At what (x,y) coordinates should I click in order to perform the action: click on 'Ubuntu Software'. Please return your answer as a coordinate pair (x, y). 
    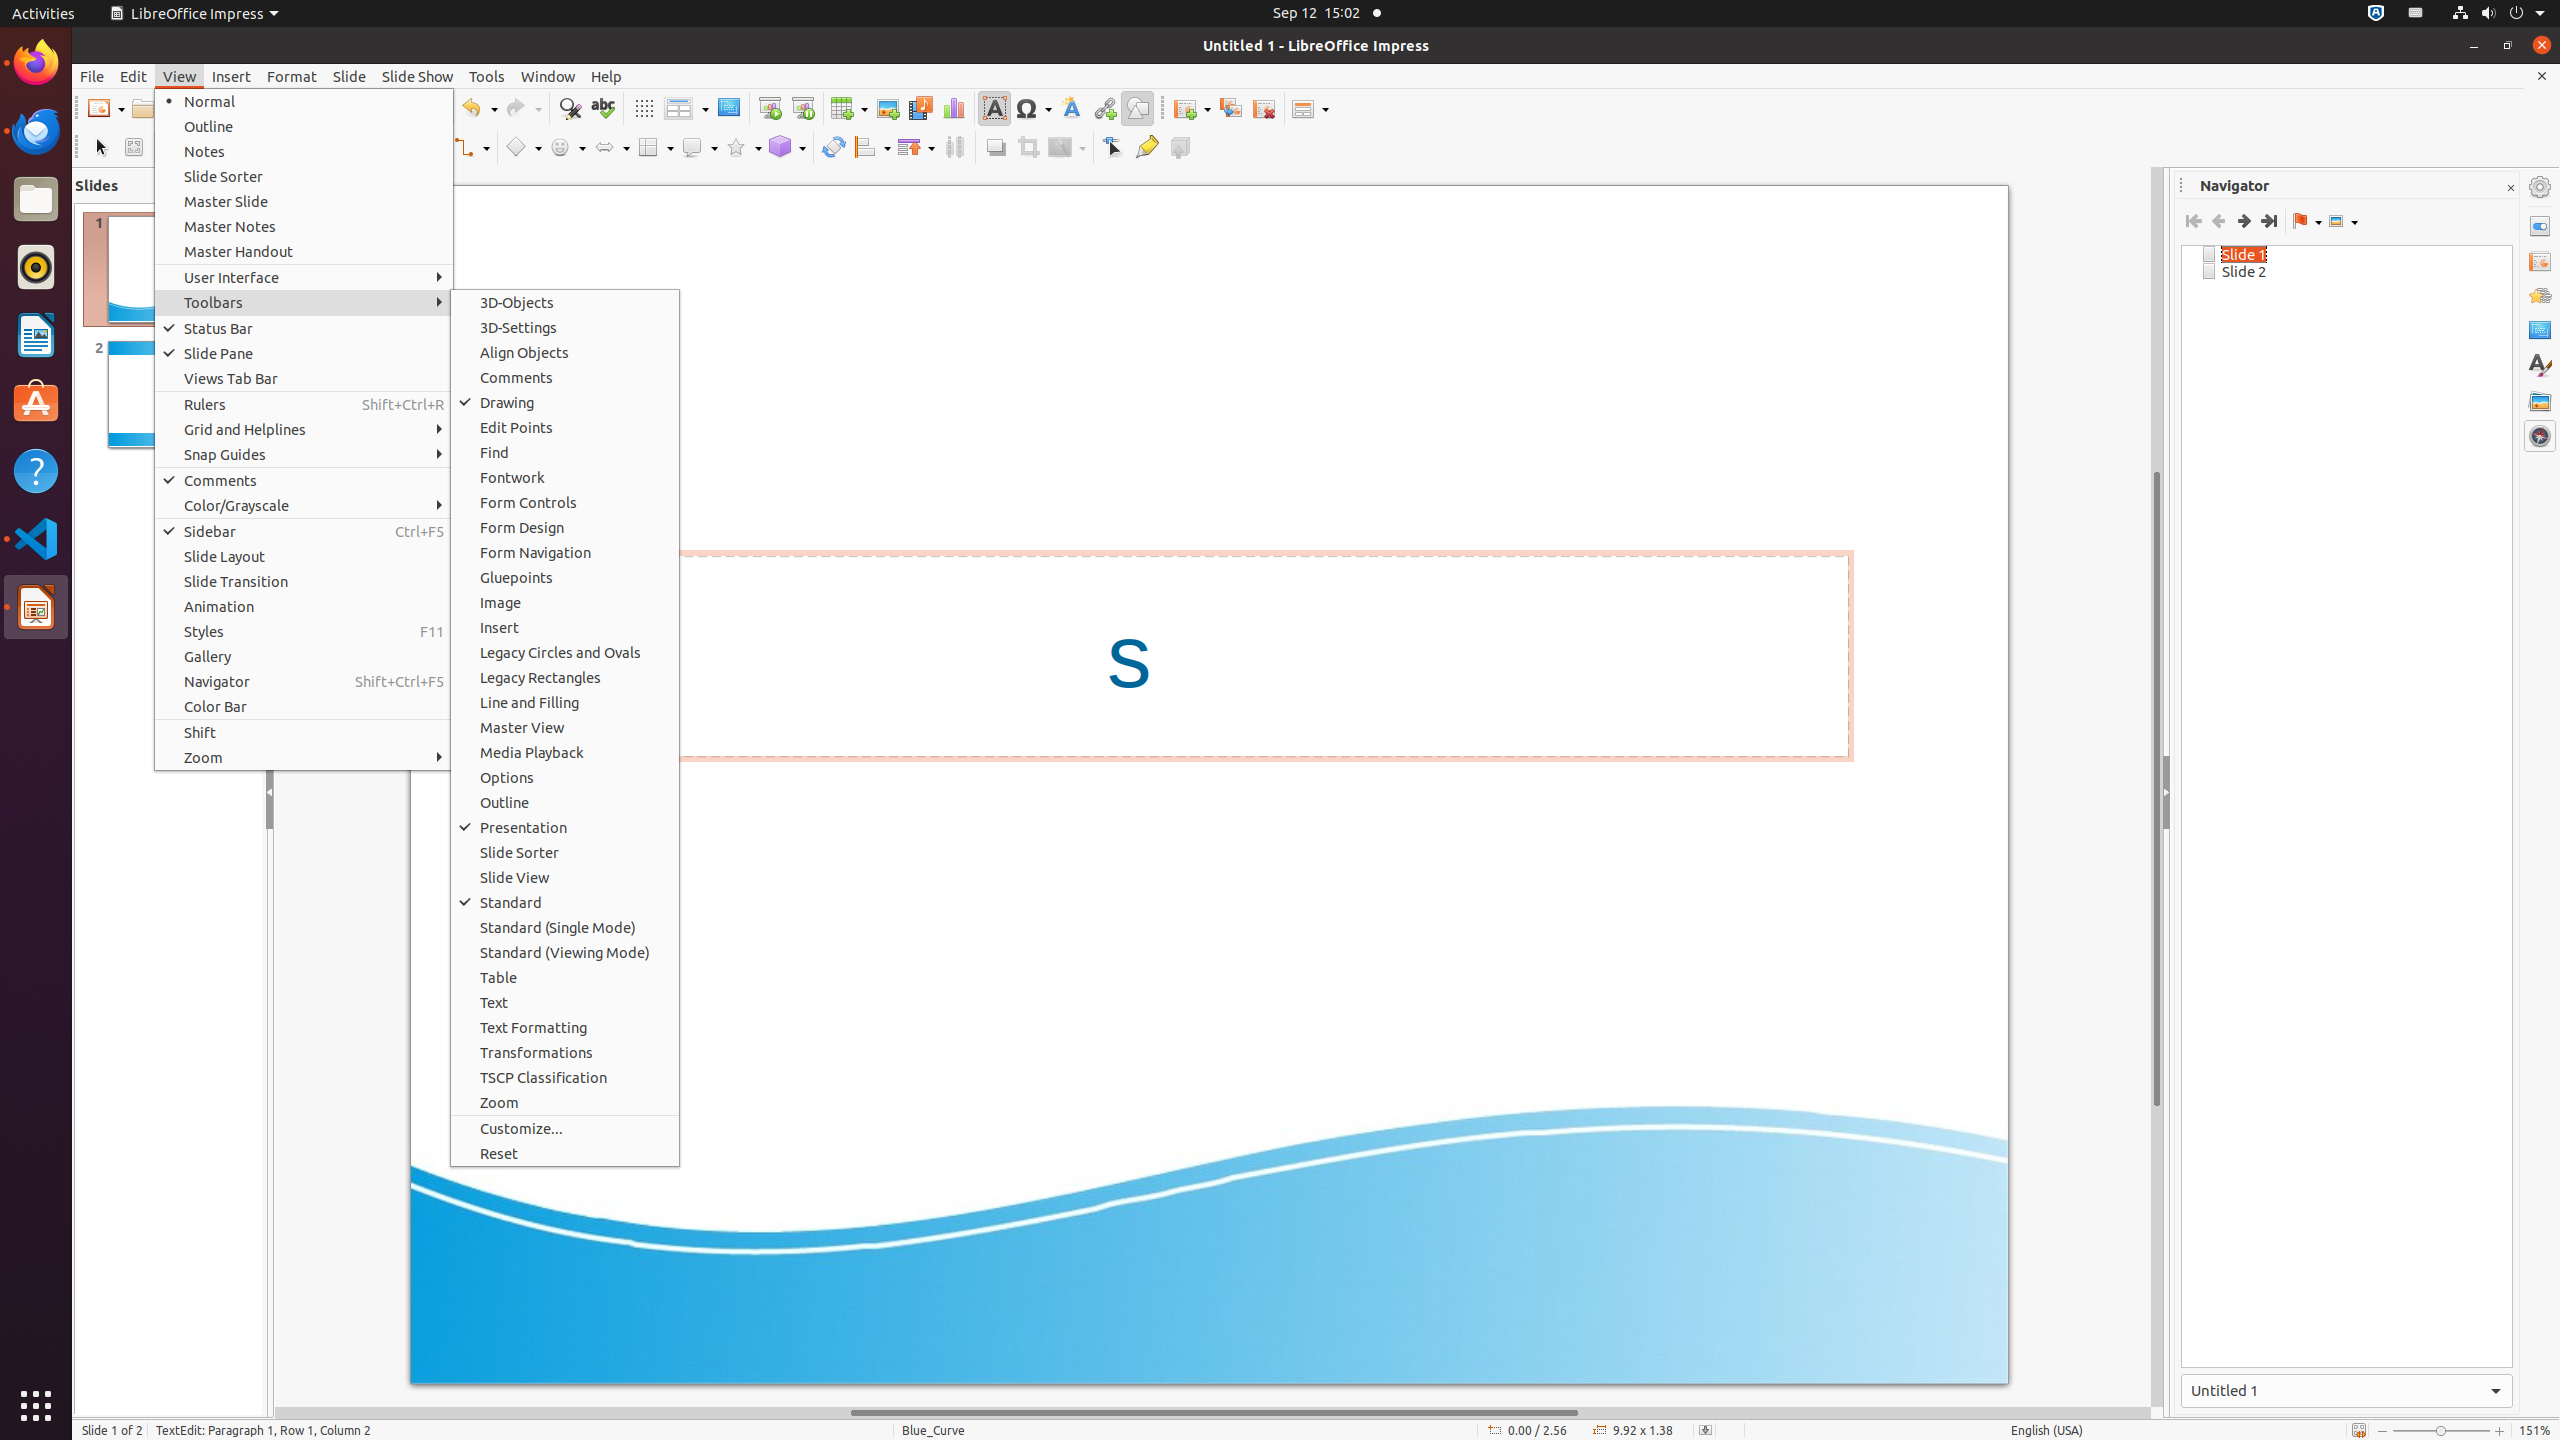
    Looking at the image, I should click on (36, 402).